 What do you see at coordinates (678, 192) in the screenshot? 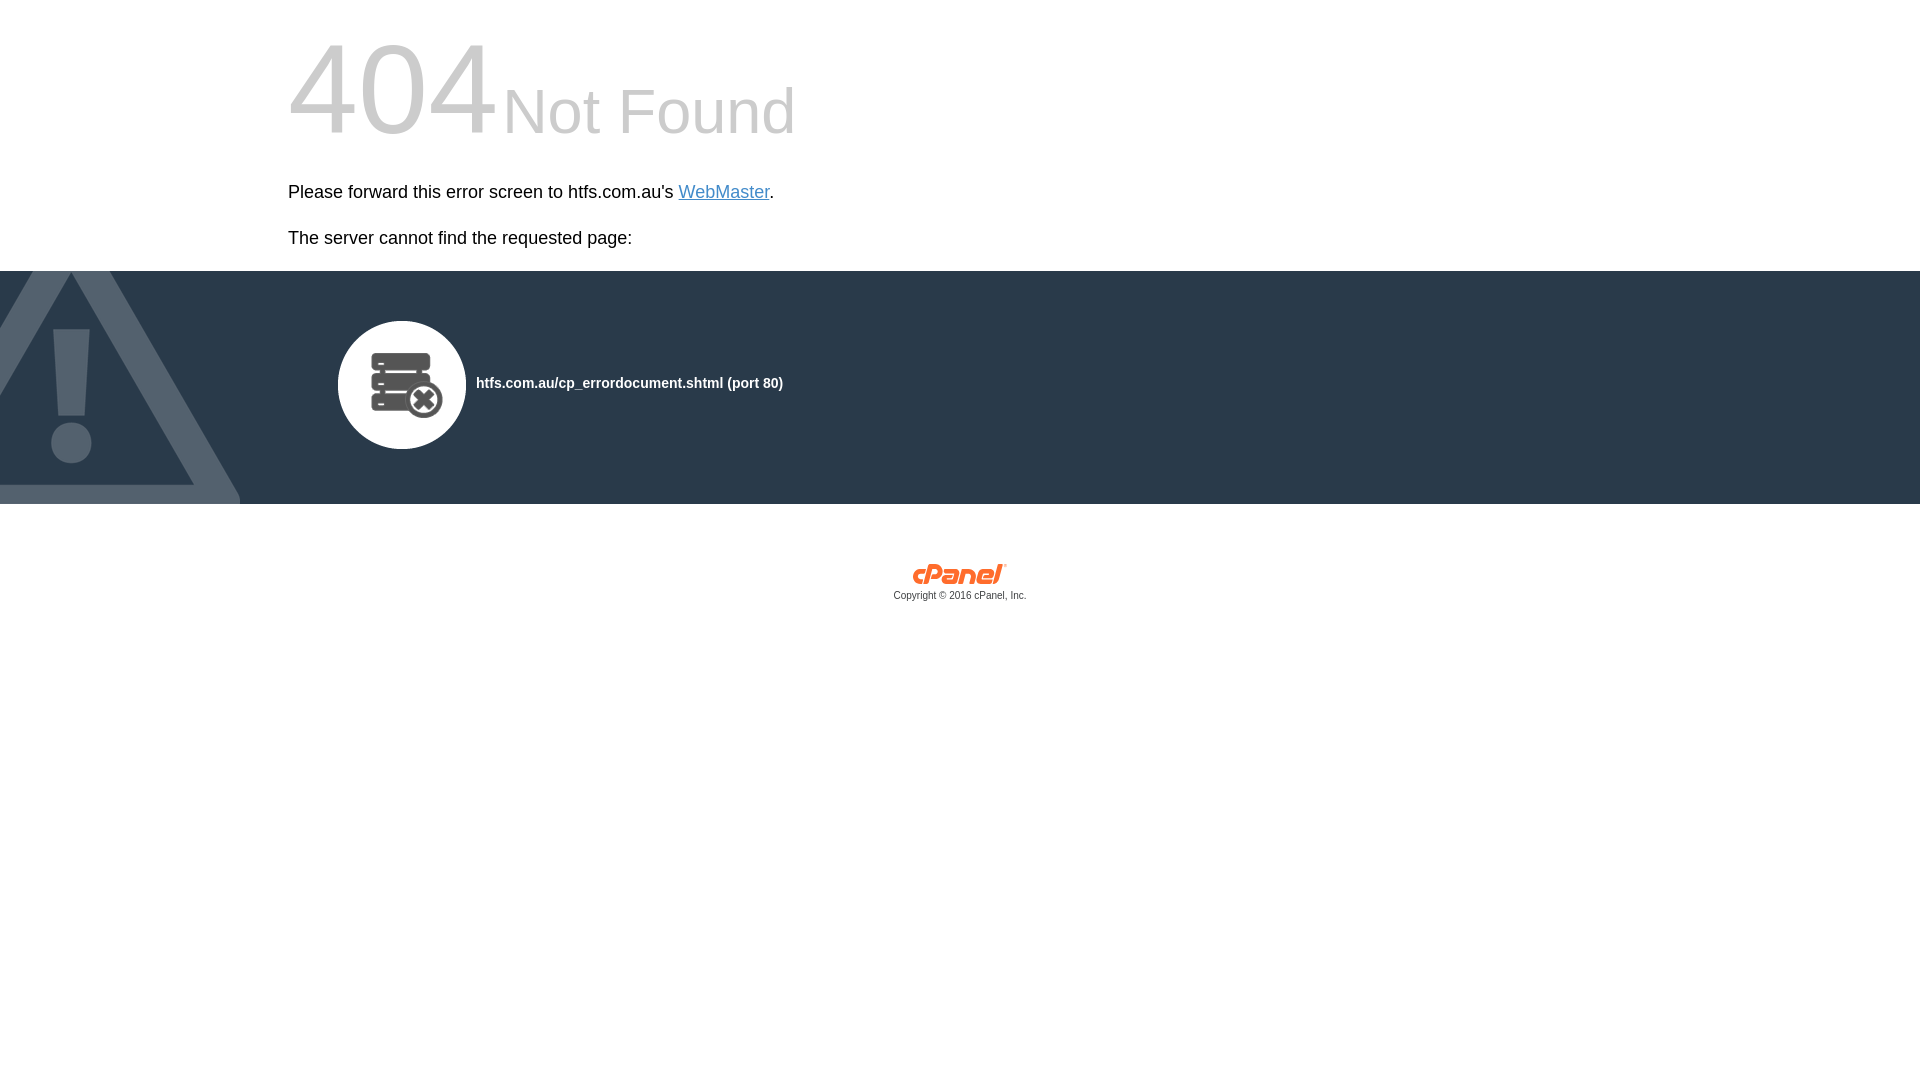
I see `'WebMaster'` at bounding box center [678, 192].